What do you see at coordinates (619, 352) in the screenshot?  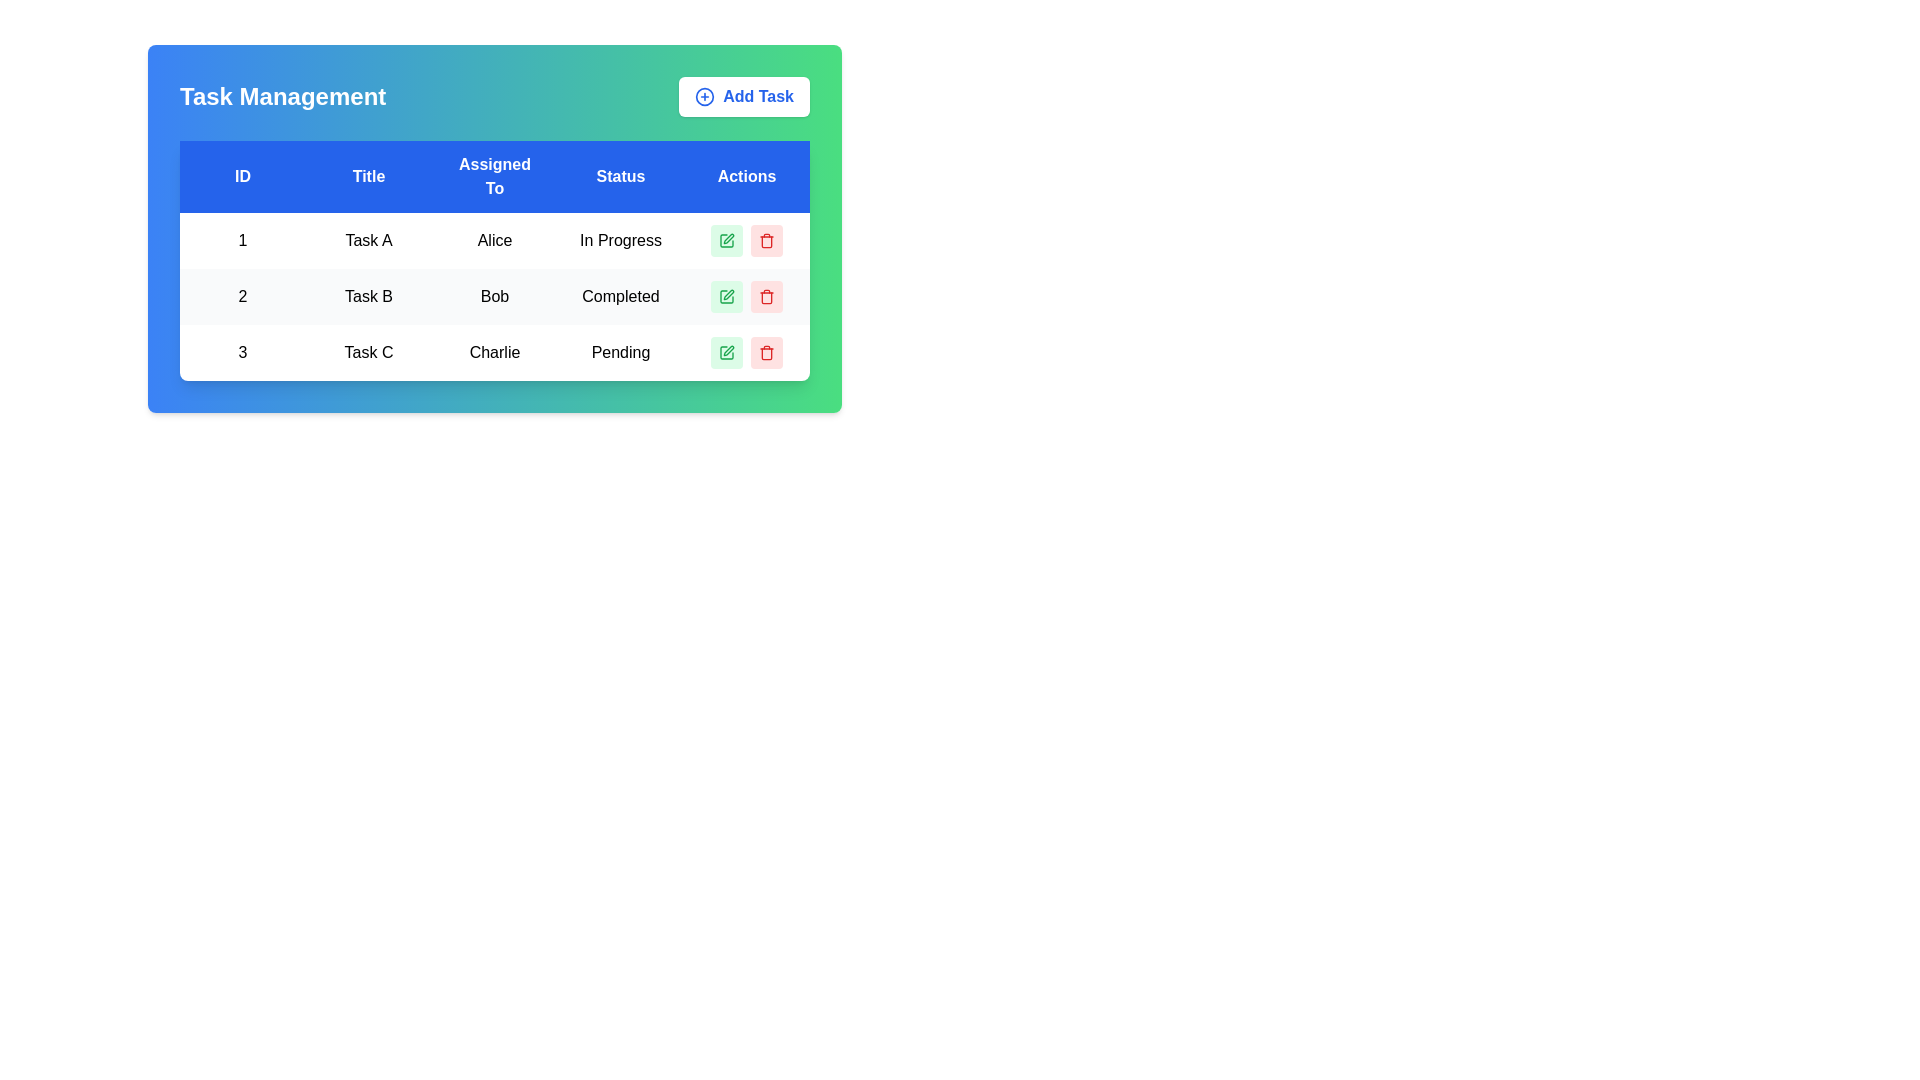 I see `the Text Label indicating the current status of a task as 'Pending', located in the third row of the table under the 'Status' column, fourth among its siblings` at bounding box center [619, 352].